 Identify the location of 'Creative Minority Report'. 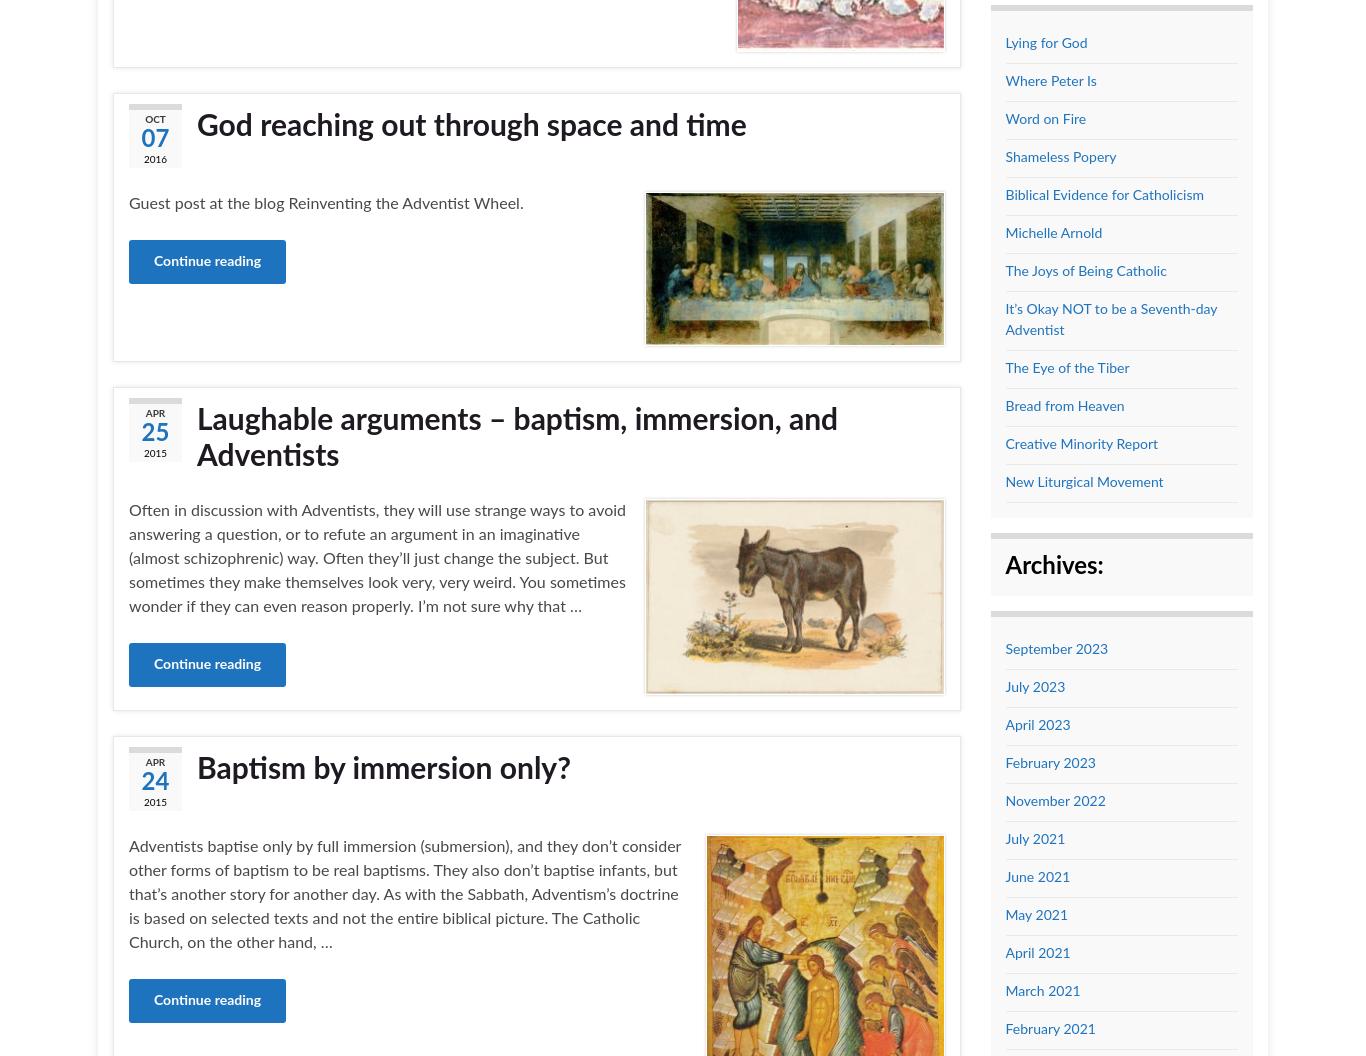
(1004, 444).